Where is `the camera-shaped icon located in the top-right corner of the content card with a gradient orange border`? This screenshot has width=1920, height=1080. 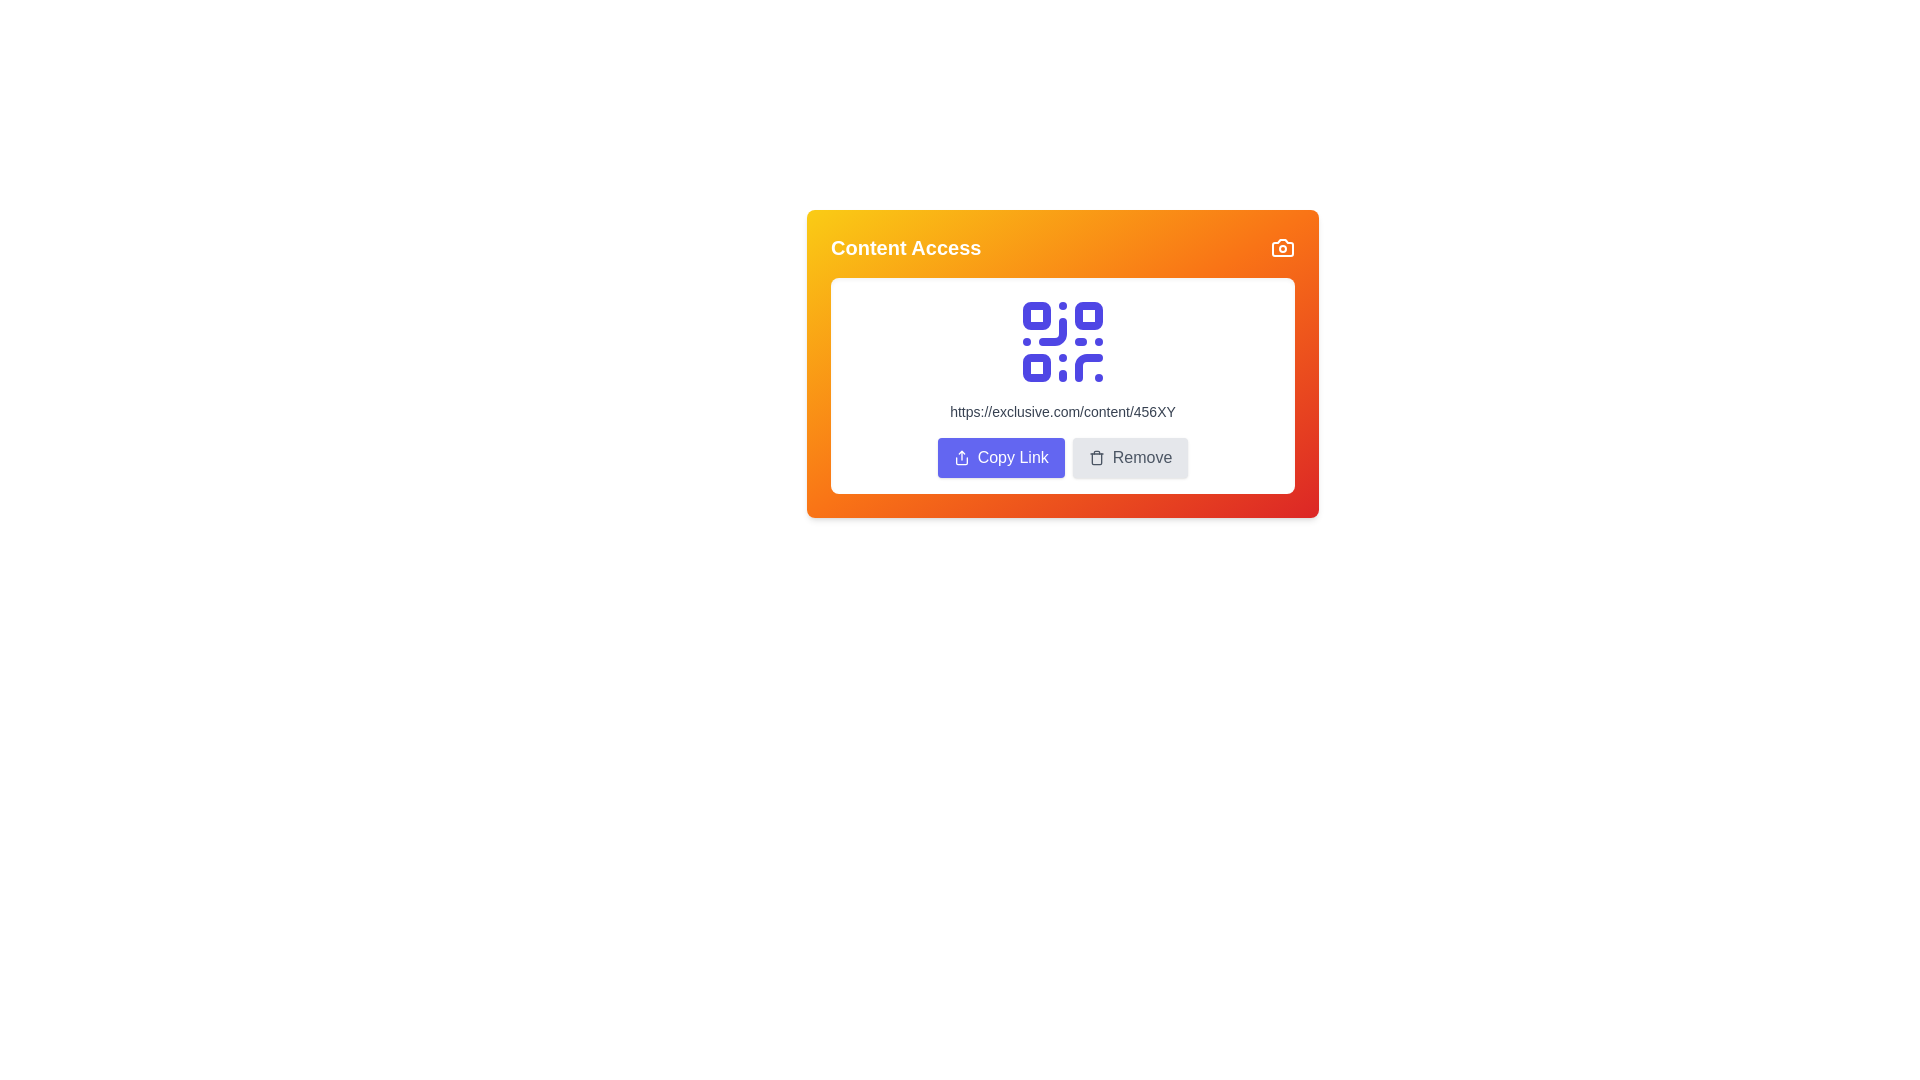
the camera-shaped icon located in the top-right corner of the content card with a gradient orange border is located at coordinates (1282, 246).